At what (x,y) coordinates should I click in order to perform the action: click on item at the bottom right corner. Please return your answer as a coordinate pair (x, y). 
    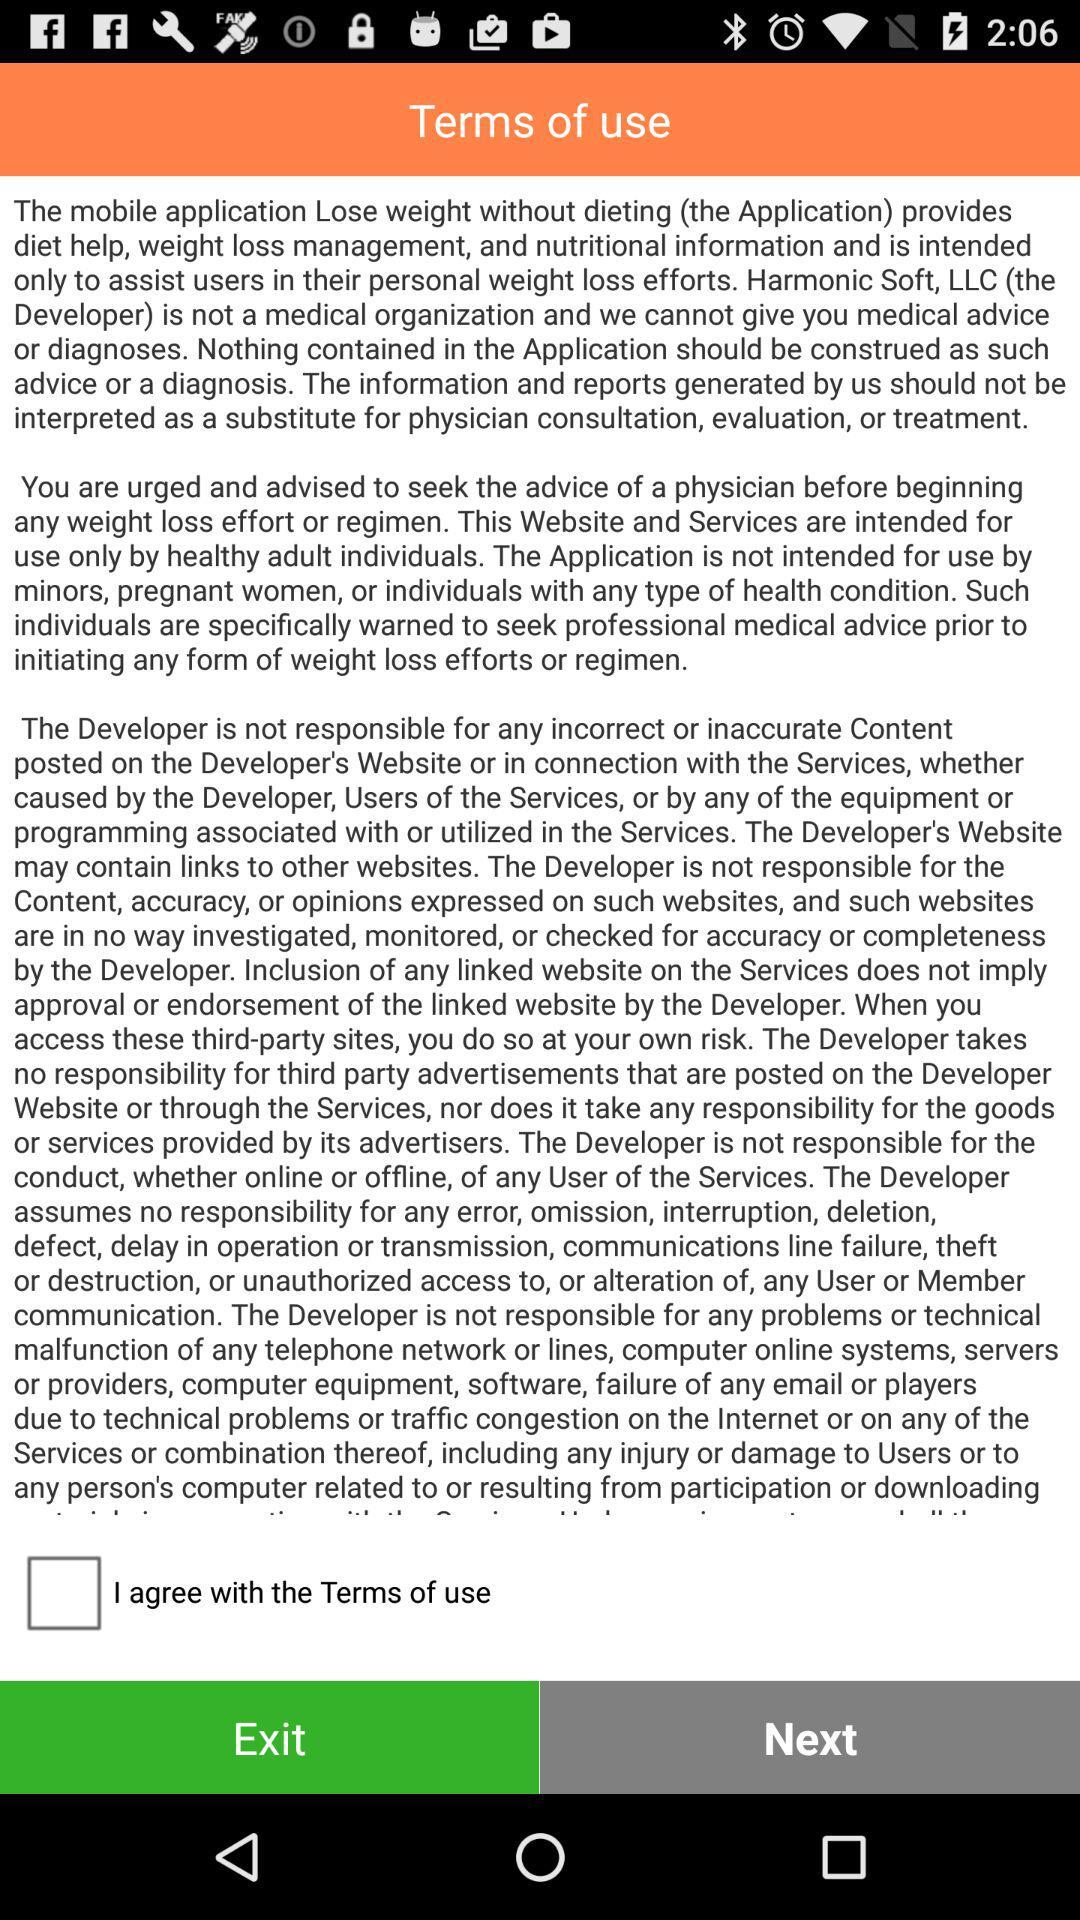
    Looking at the image, I should click on (810, 1736).